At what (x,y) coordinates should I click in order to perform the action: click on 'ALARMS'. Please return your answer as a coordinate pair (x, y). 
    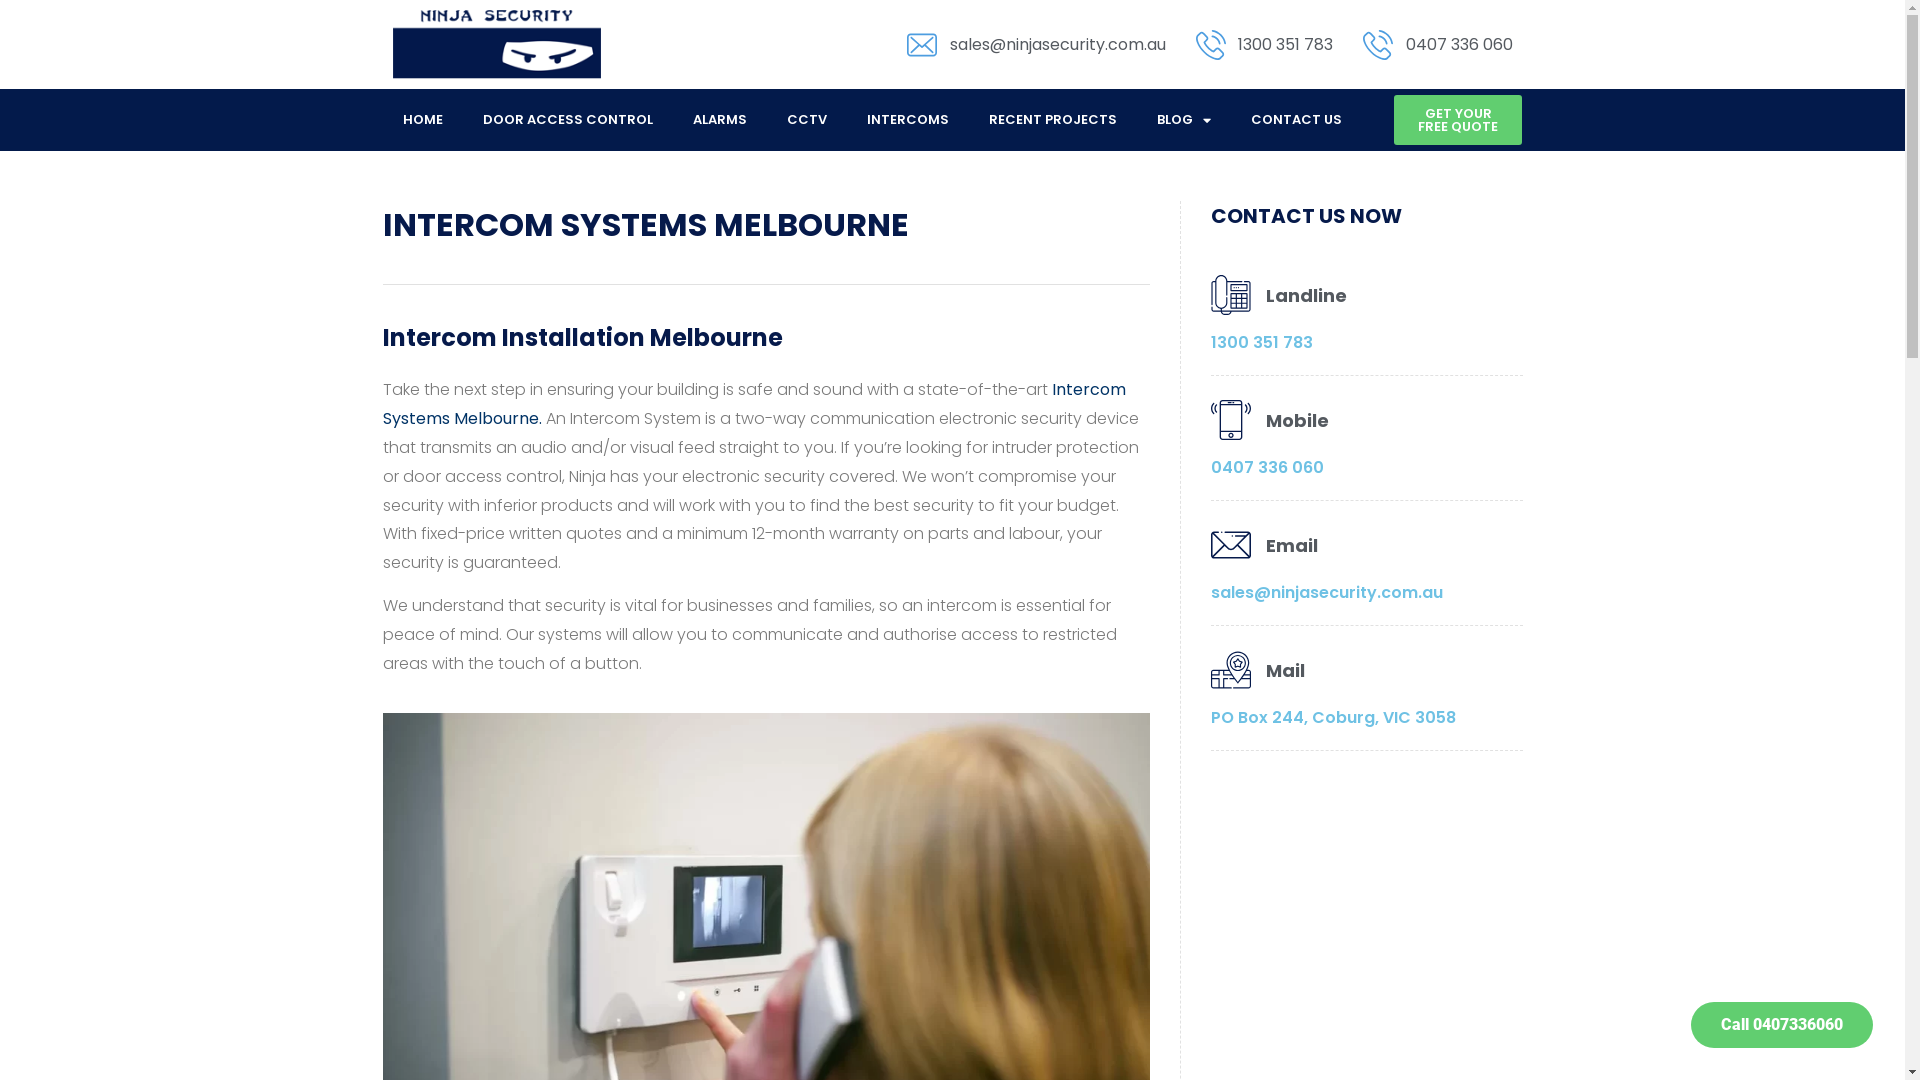
    Looking at the image, I should click on (672, 119).